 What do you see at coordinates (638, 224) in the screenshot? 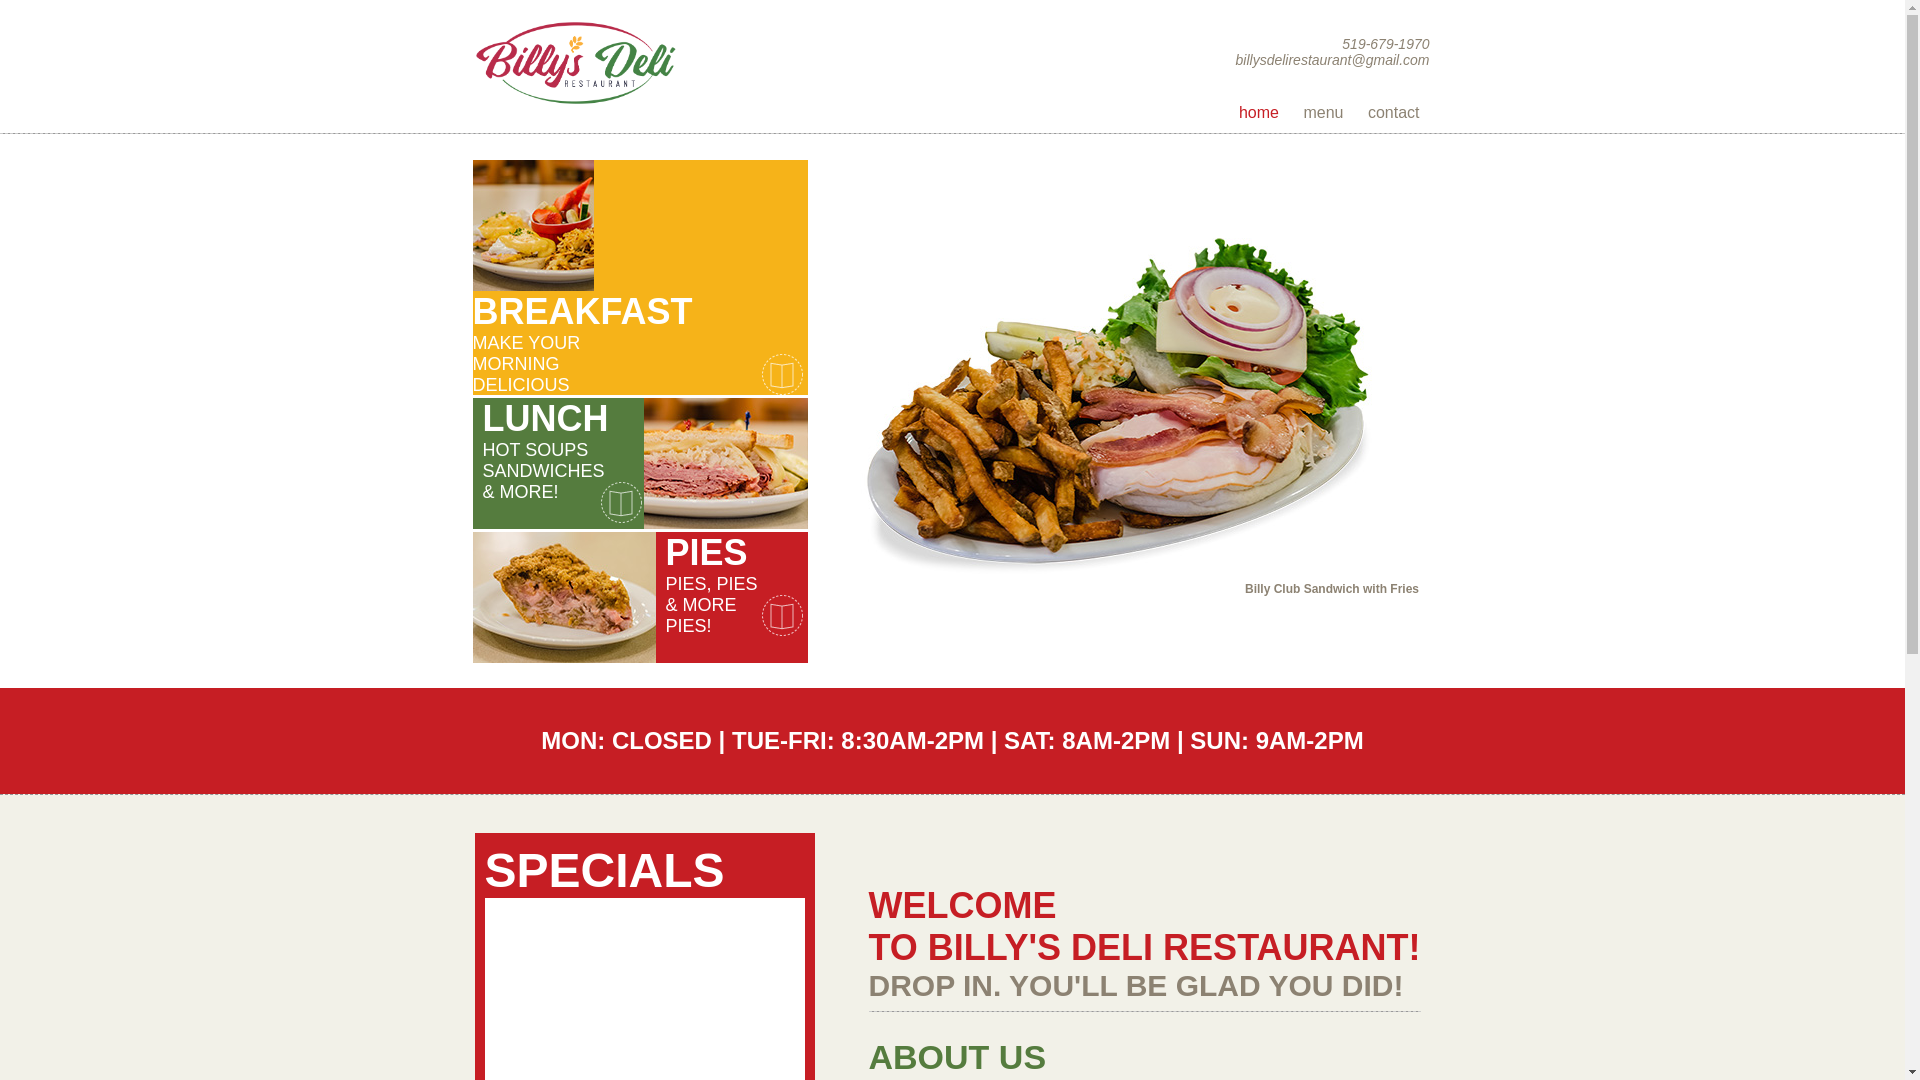
I see `'BREAKFAST` at bounding box center [638, 224].